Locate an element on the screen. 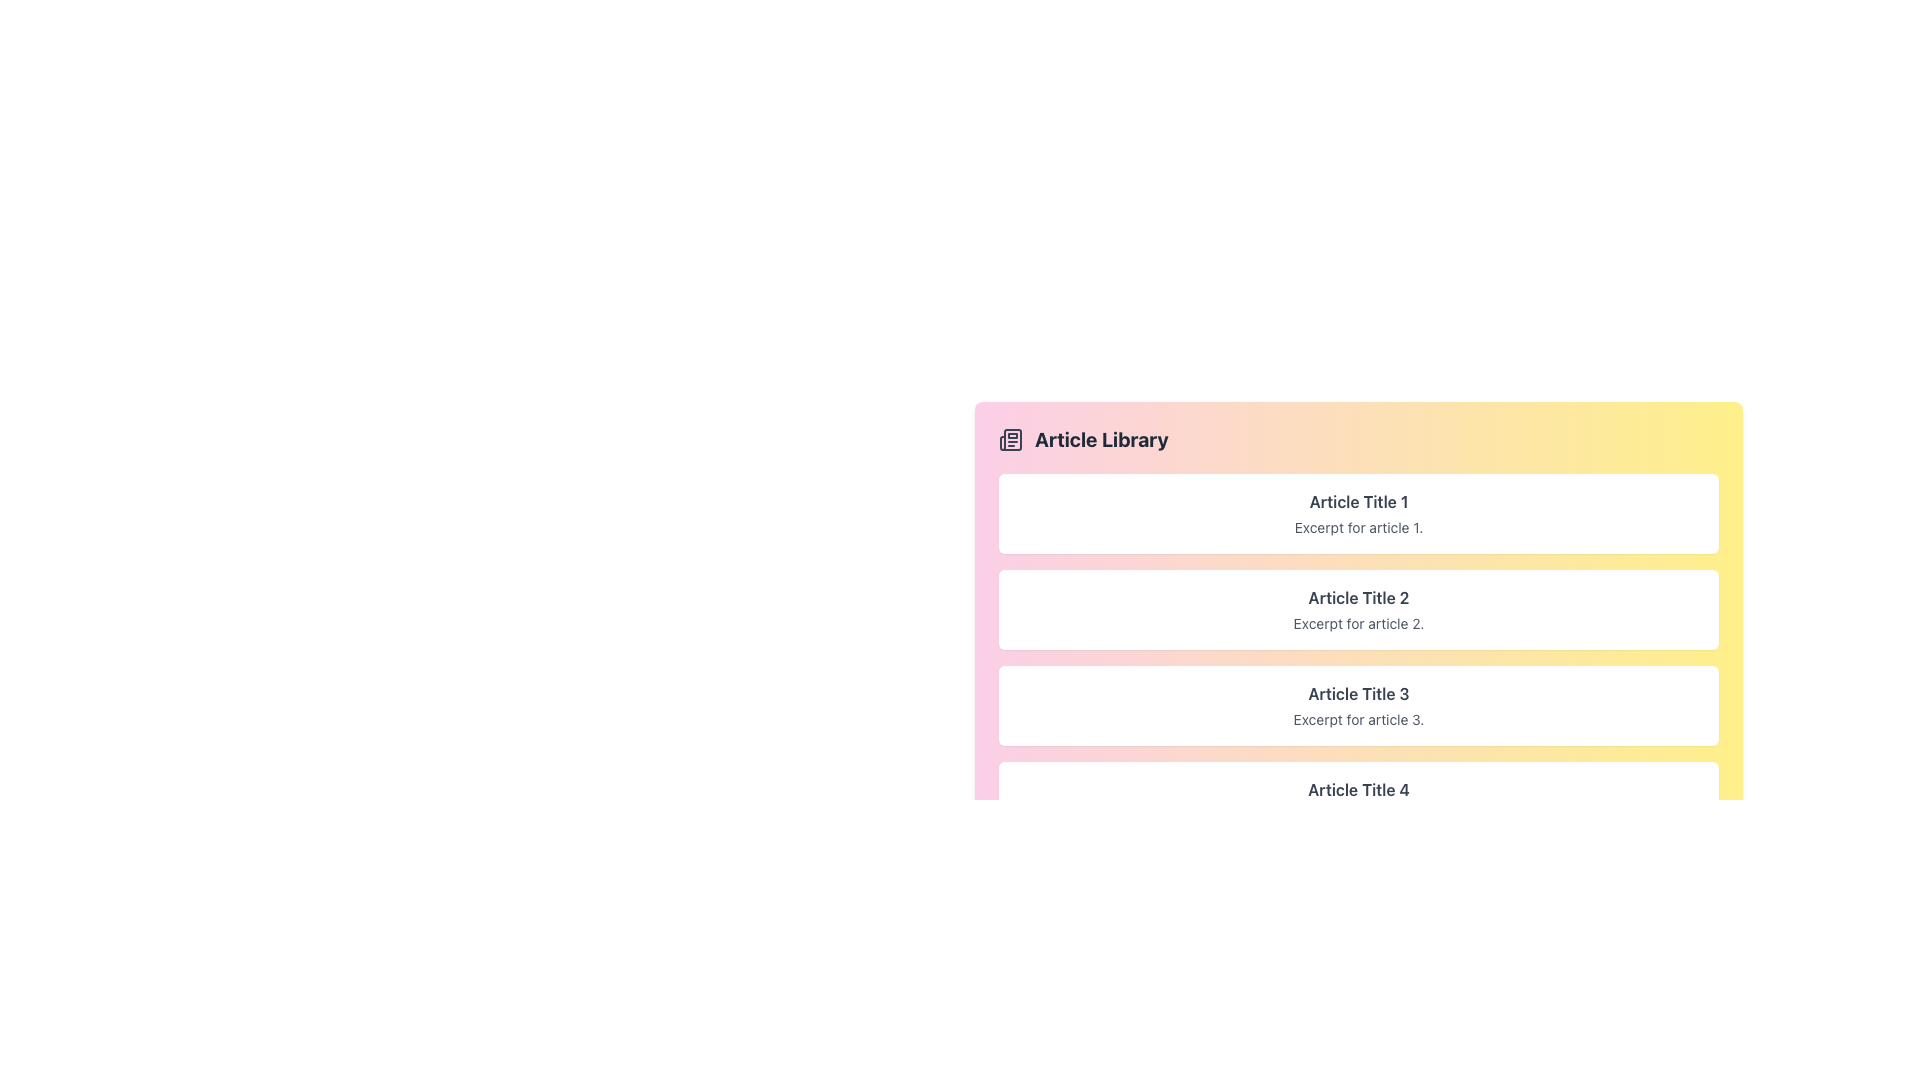 This screenshot has height=1080, width=1920. the card with the headline 'Article Title 2' in the 'Article Library' section, which is the second card in the vertical list of articles is located at coordinates (1358, 608).